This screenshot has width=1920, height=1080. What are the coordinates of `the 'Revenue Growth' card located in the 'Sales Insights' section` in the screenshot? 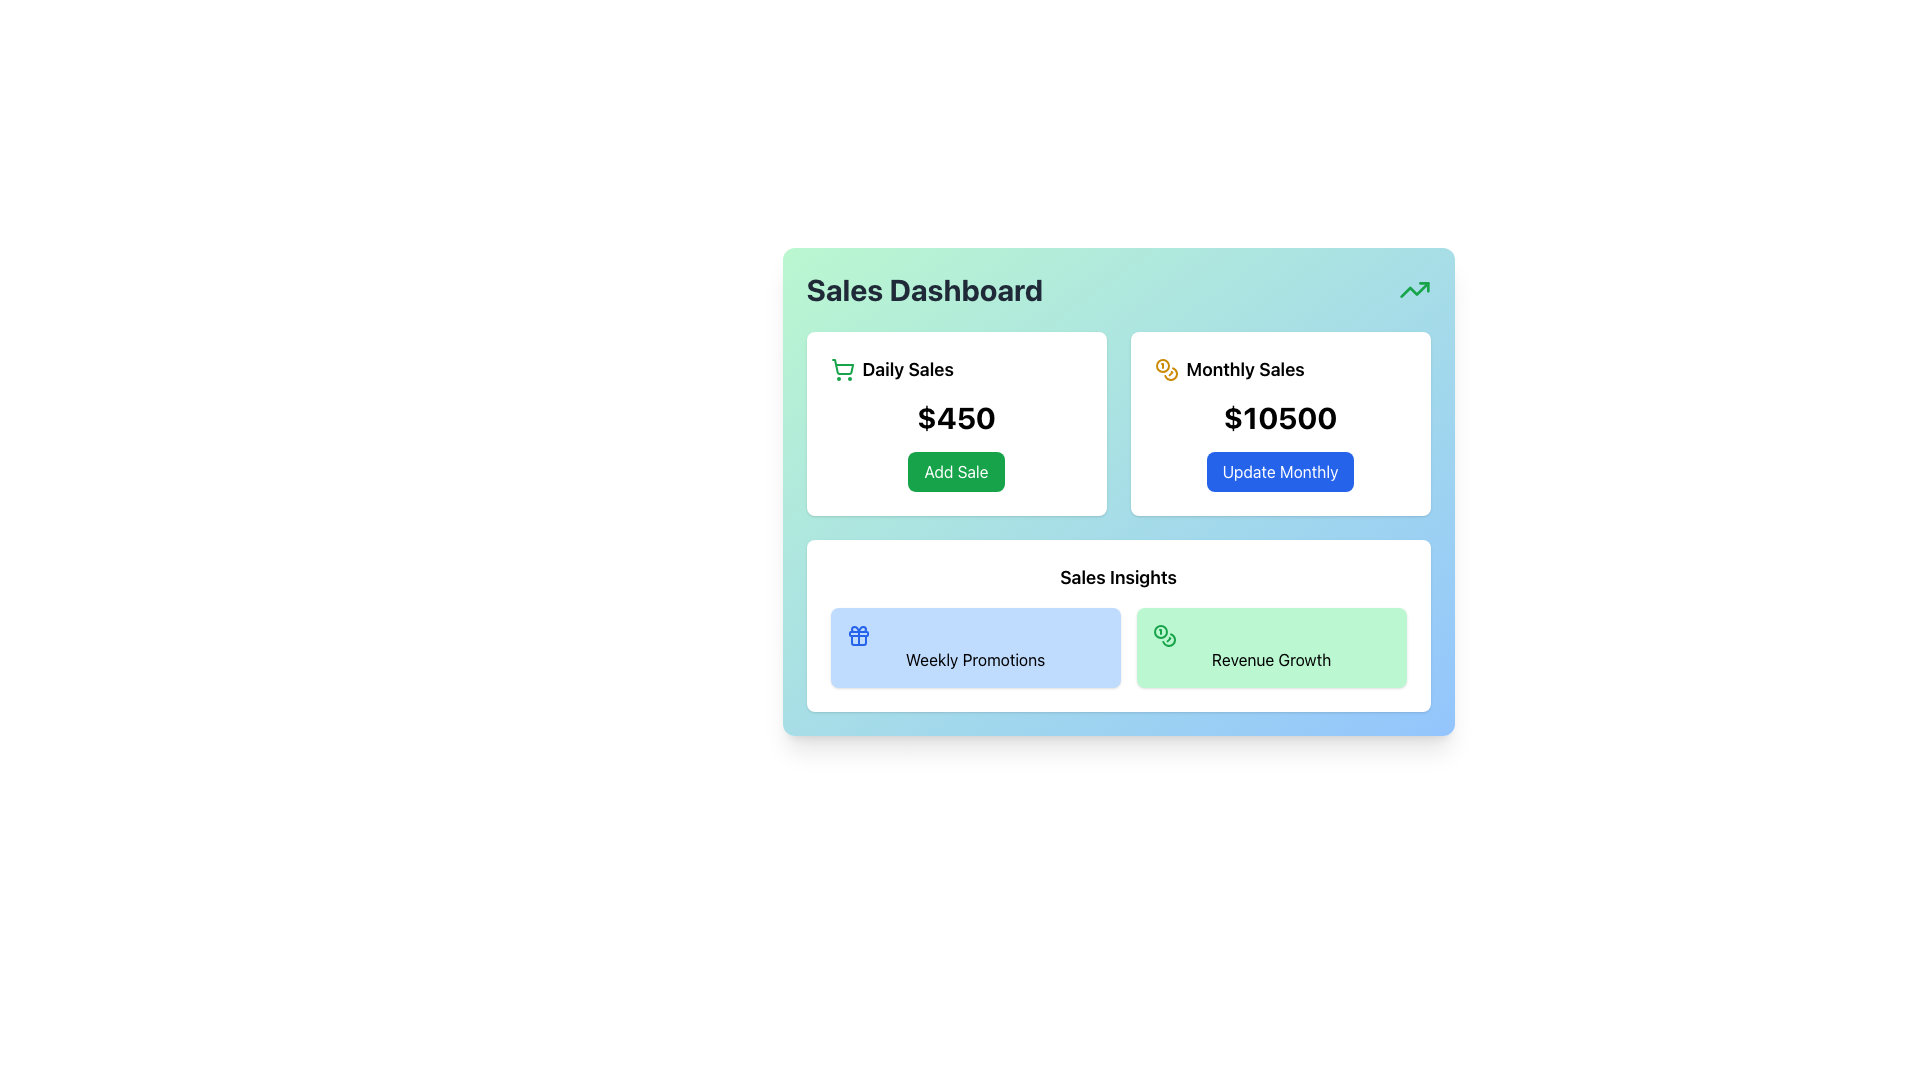 It's located at (1270, 648).